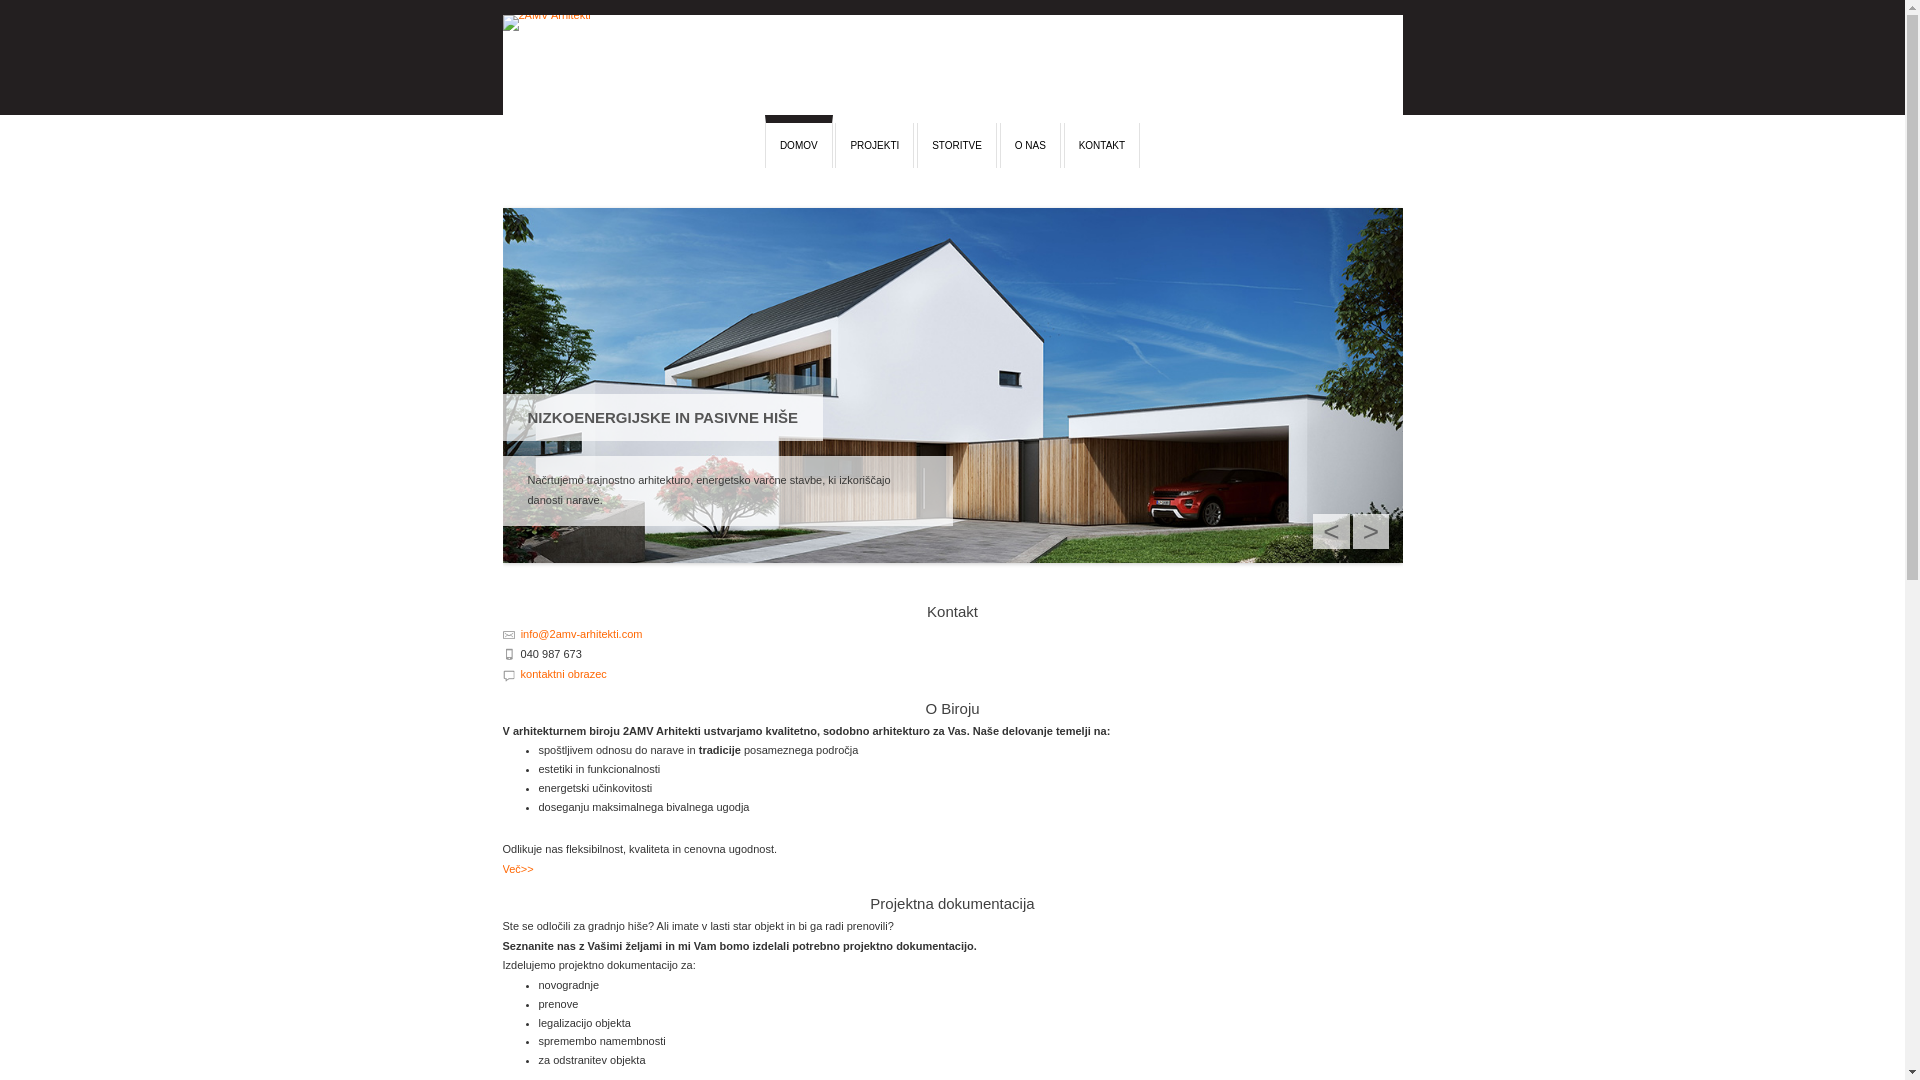  Describe the element at coordinates (1330, 530) in the screenshot. I see `'<'` at that location.